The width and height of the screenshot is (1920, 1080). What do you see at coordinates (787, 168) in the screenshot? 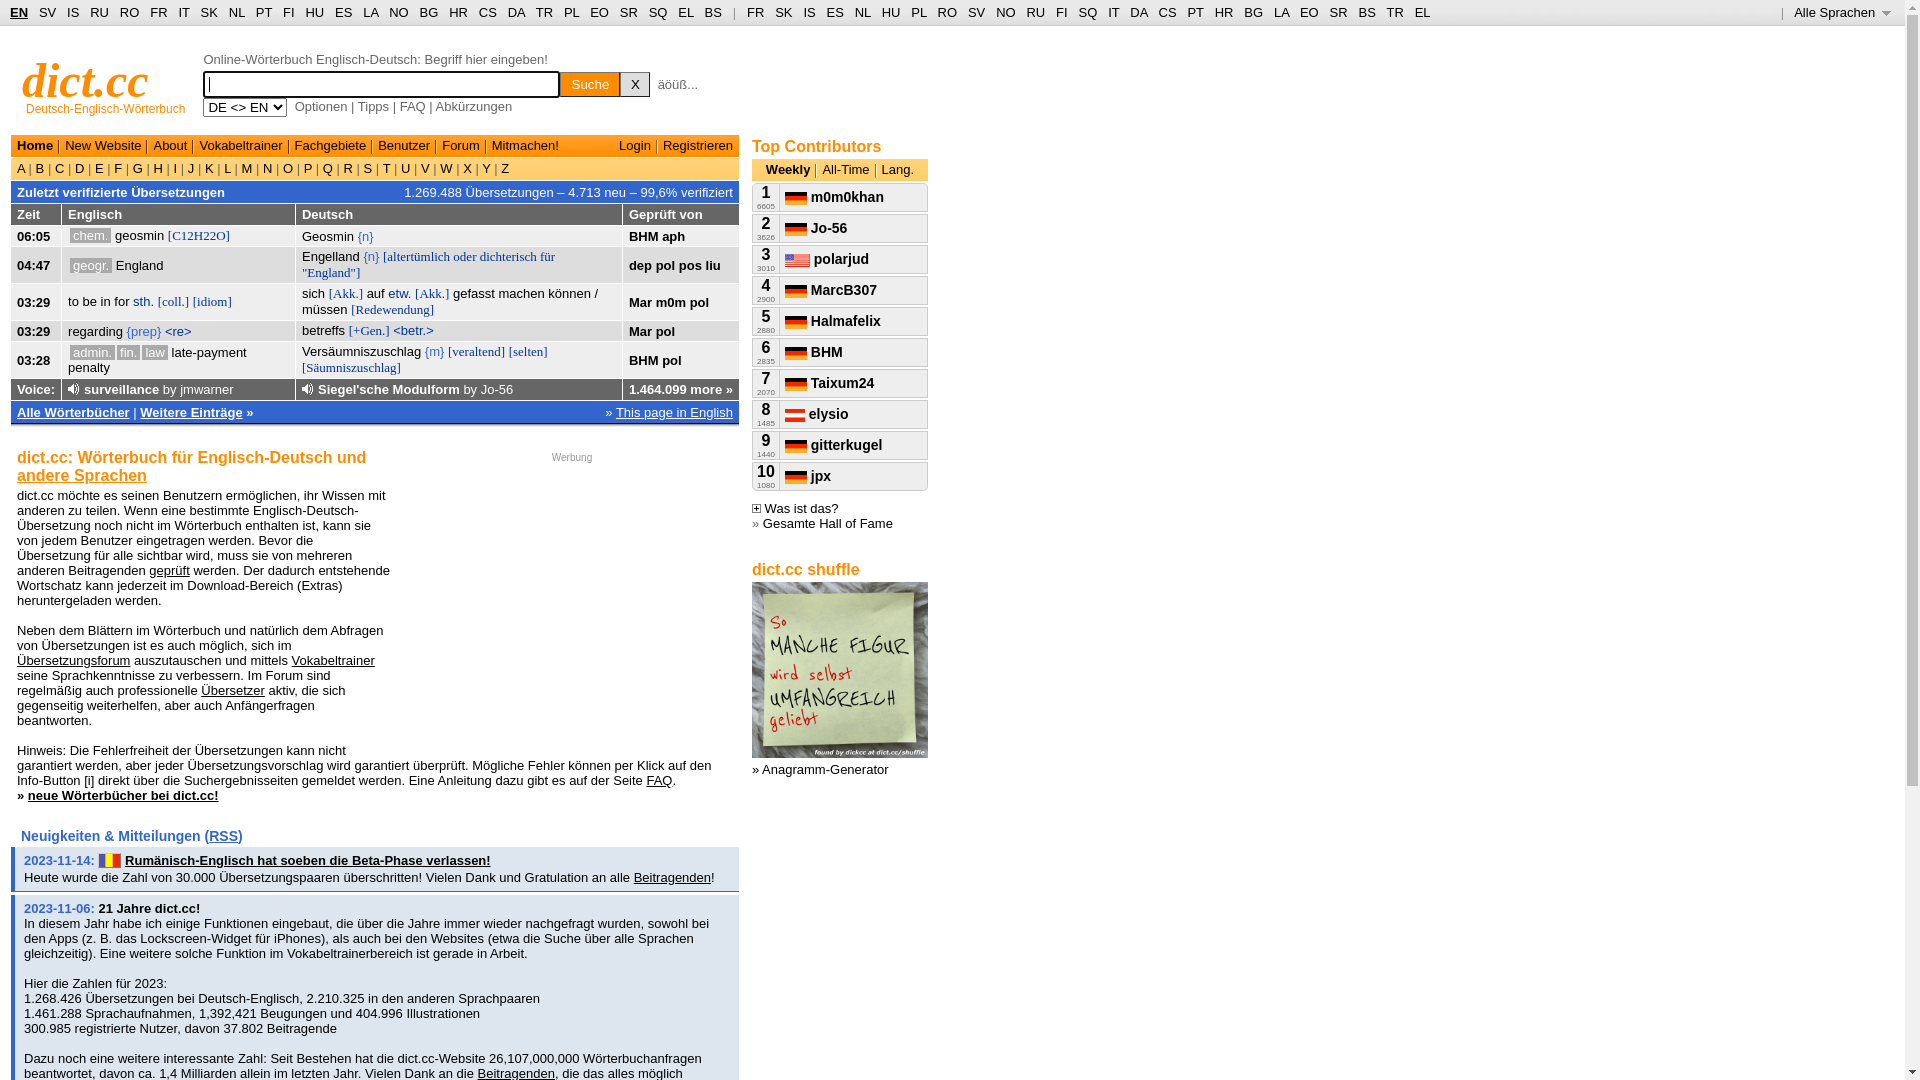
I see `'Weekly'` at bounding box center [787, 168].